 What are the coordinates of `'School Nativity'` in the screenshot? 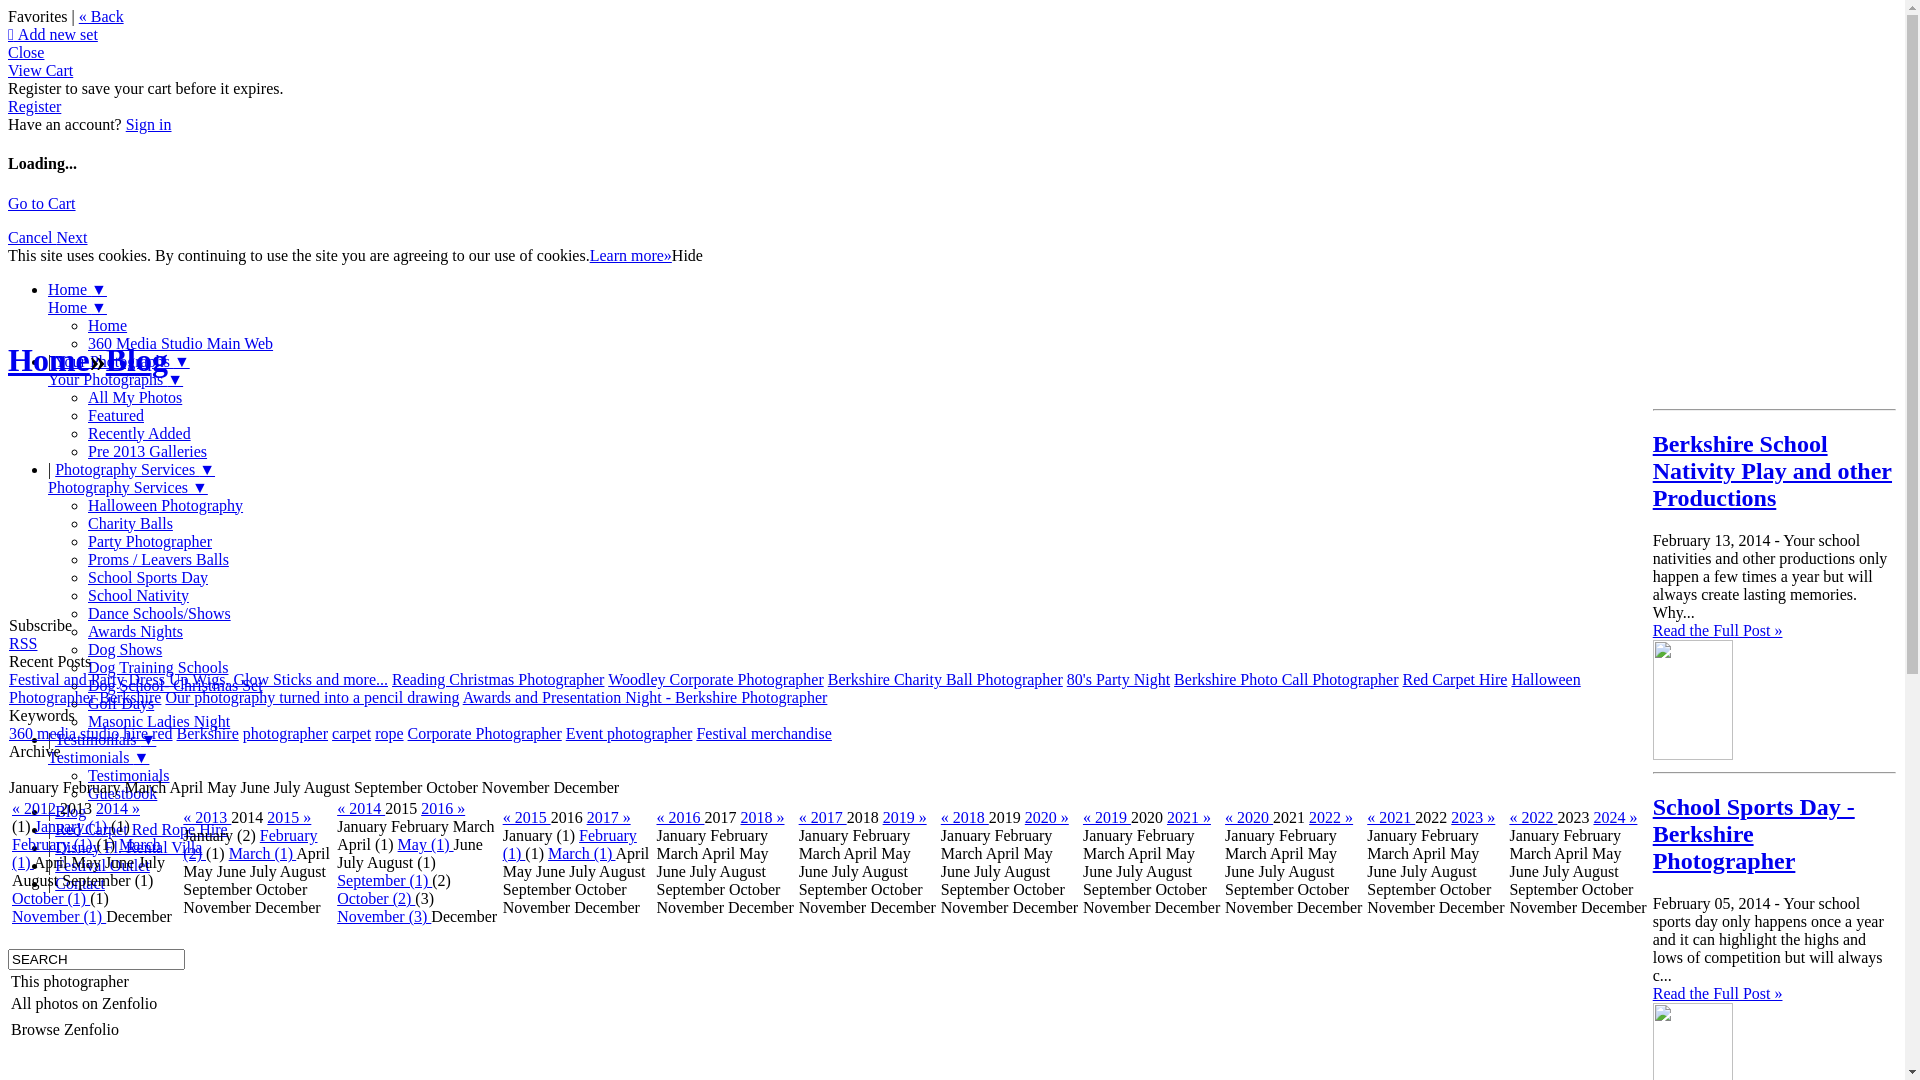 It's located at (137, 594).